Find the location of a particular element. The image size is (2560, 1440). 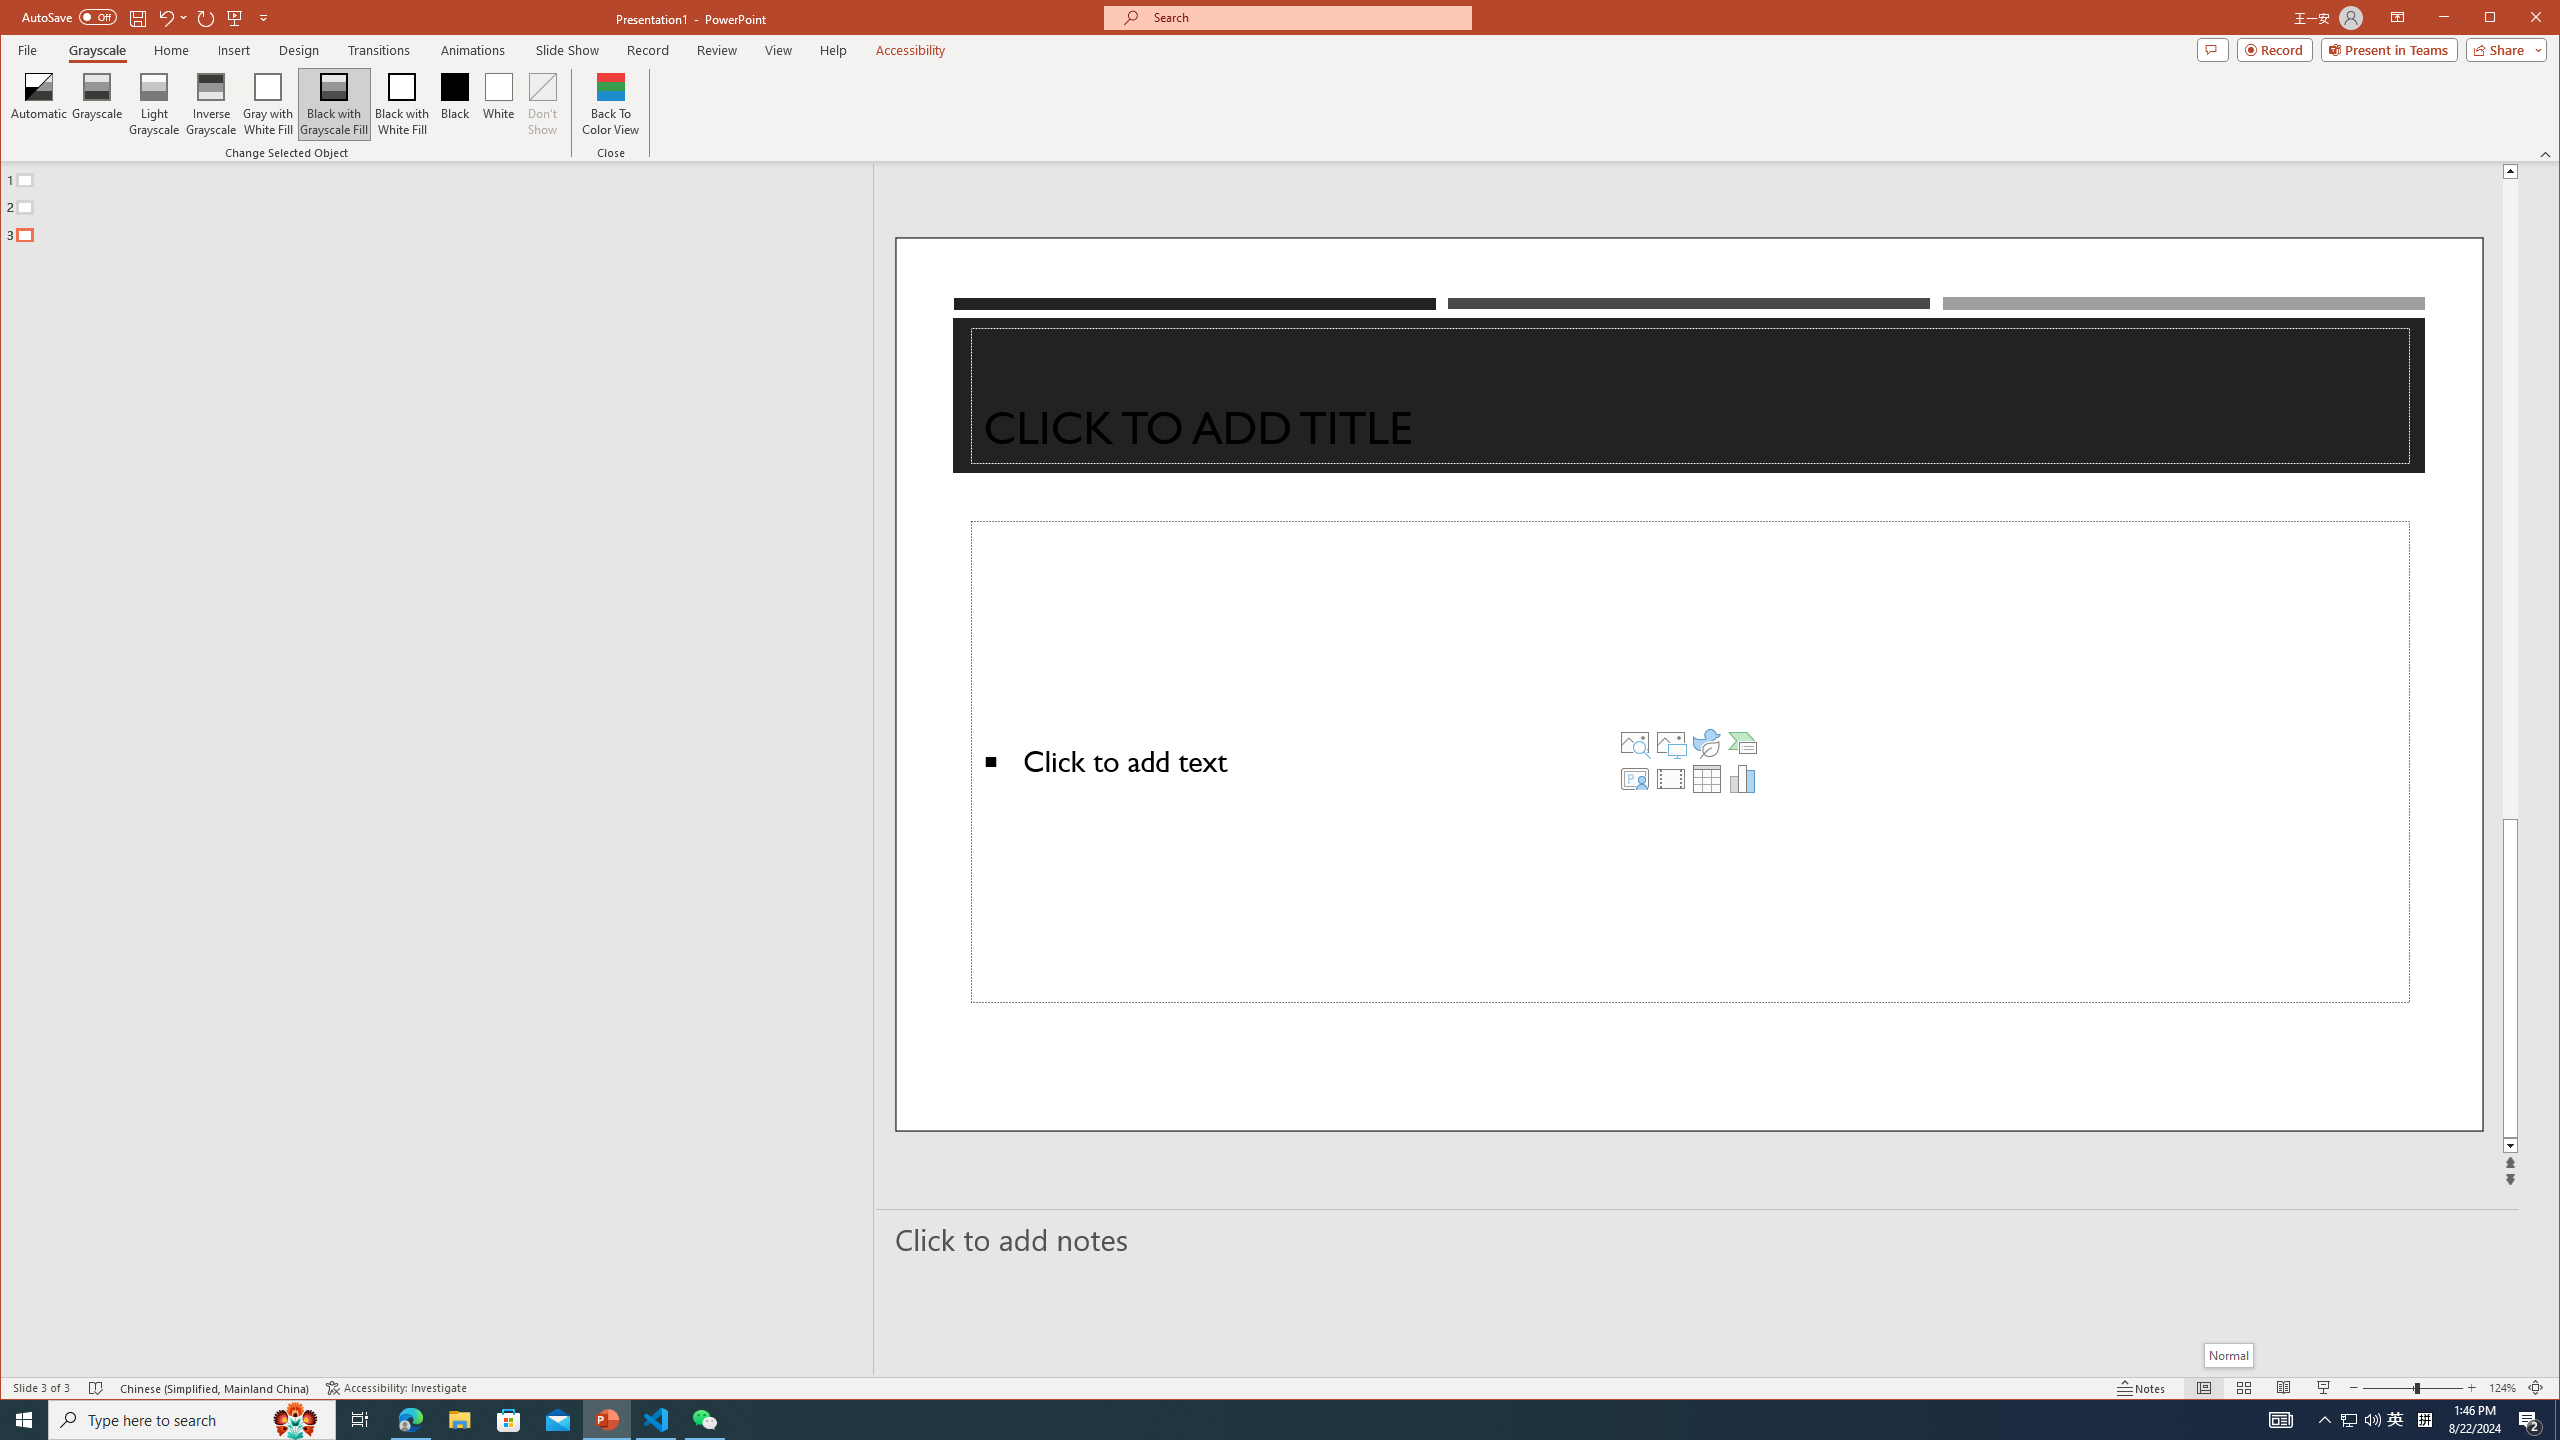

'WeChat - 1 running window' is located at coordinates (705, 1418).